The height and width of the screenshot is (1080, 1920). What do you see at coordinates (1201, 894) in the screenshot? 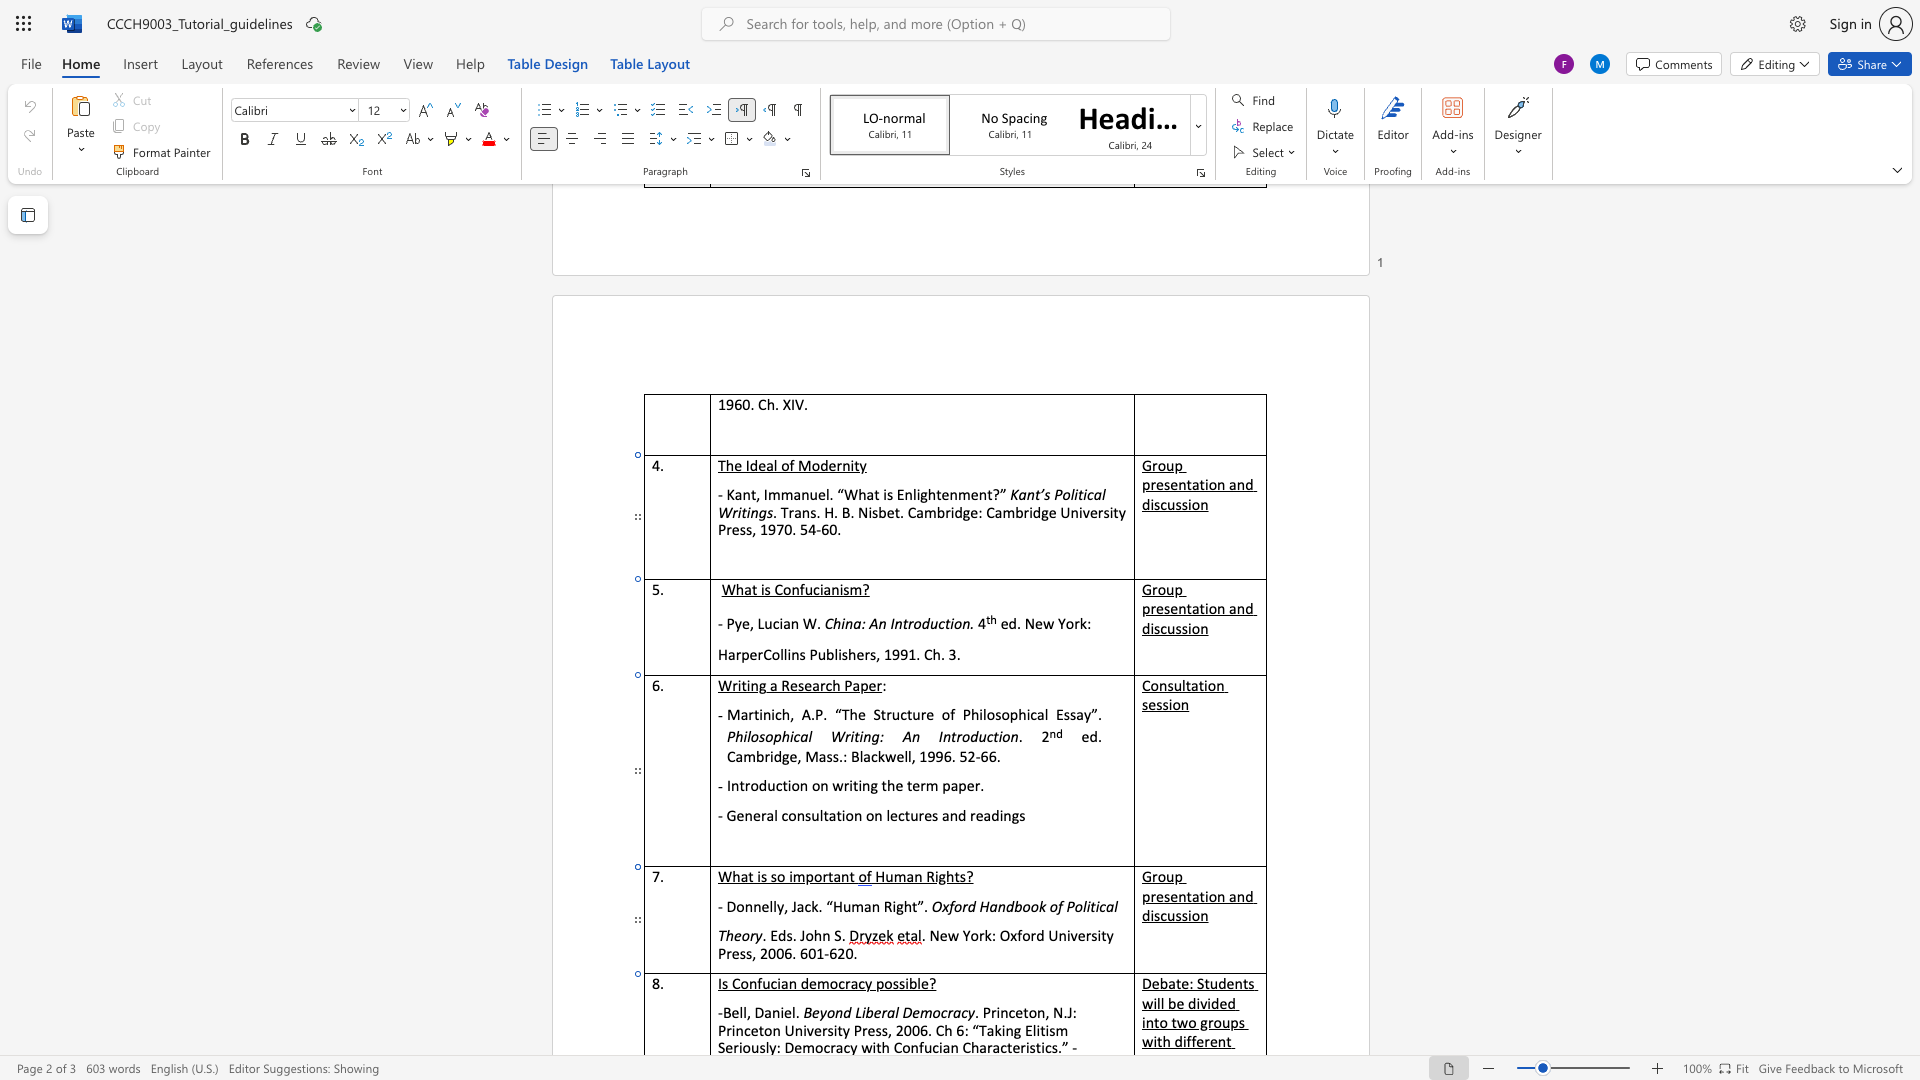
I see `the 2th character "t" in the text` at bounding box center [1201, 894].